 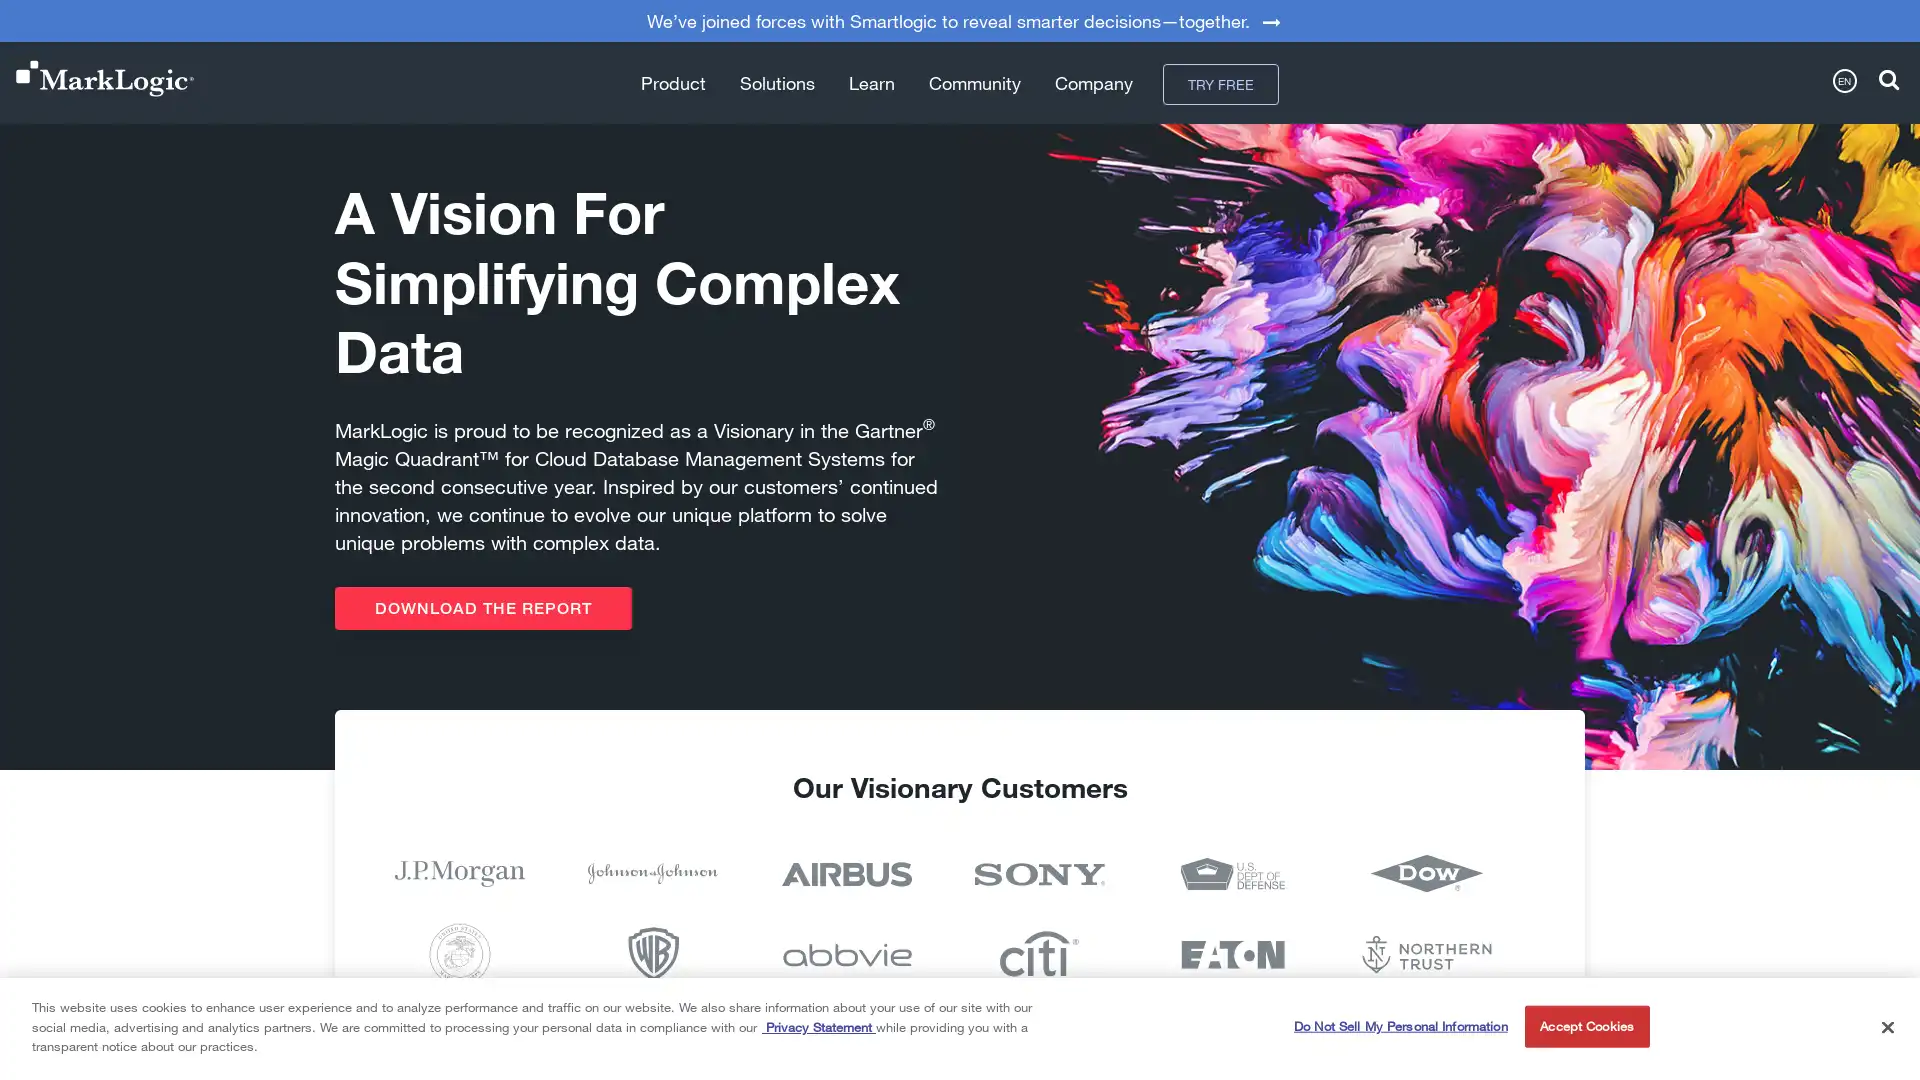 I want to click on Accept Cookies, so click(x=1585, y=1026).